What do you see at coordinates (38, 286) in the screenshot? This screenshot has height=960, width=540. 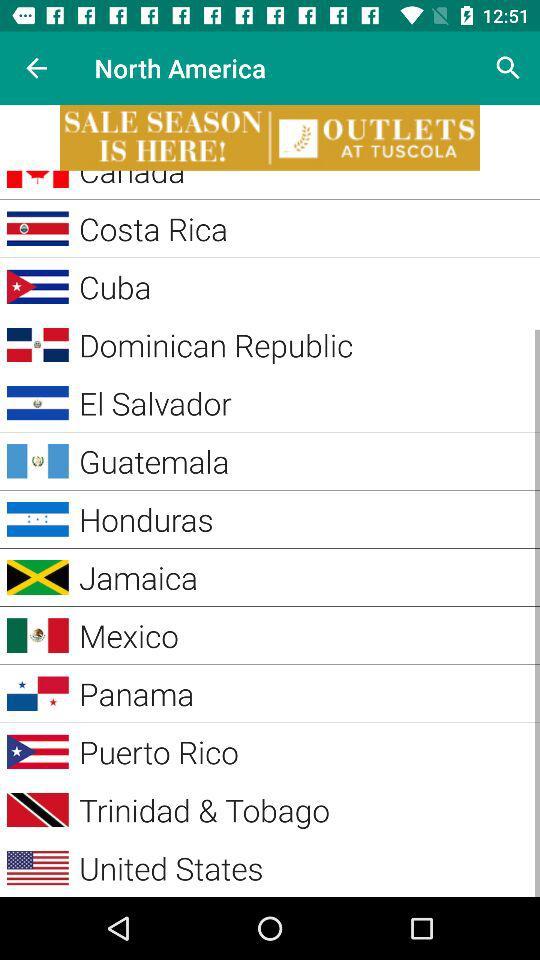 I see `the image on left to the button cuba on the web page` at bounding box center [38, 286].